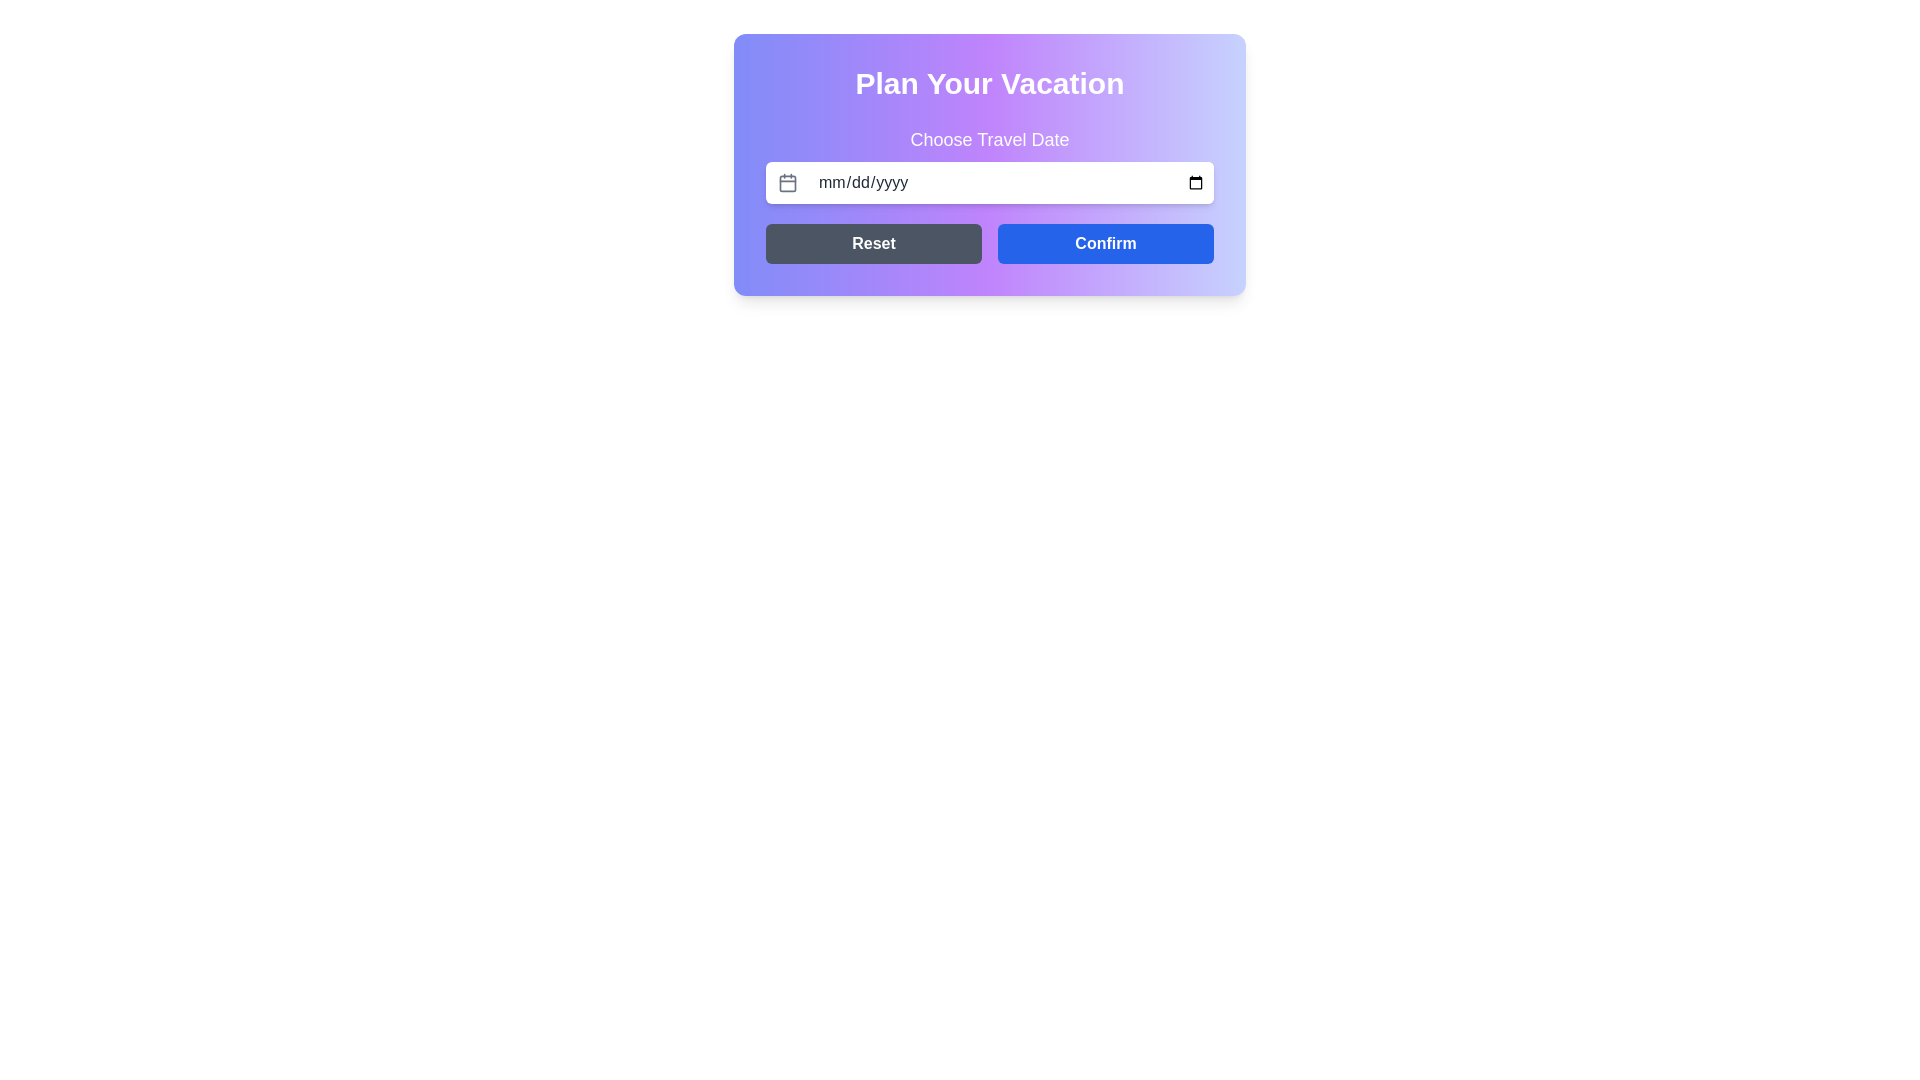 The width and height of the screenshot is (1920, 1080). Describe the element at coordinates (786, 182) in the screenshot. I see `the calendar component element located to the right of the date input field` at that location.